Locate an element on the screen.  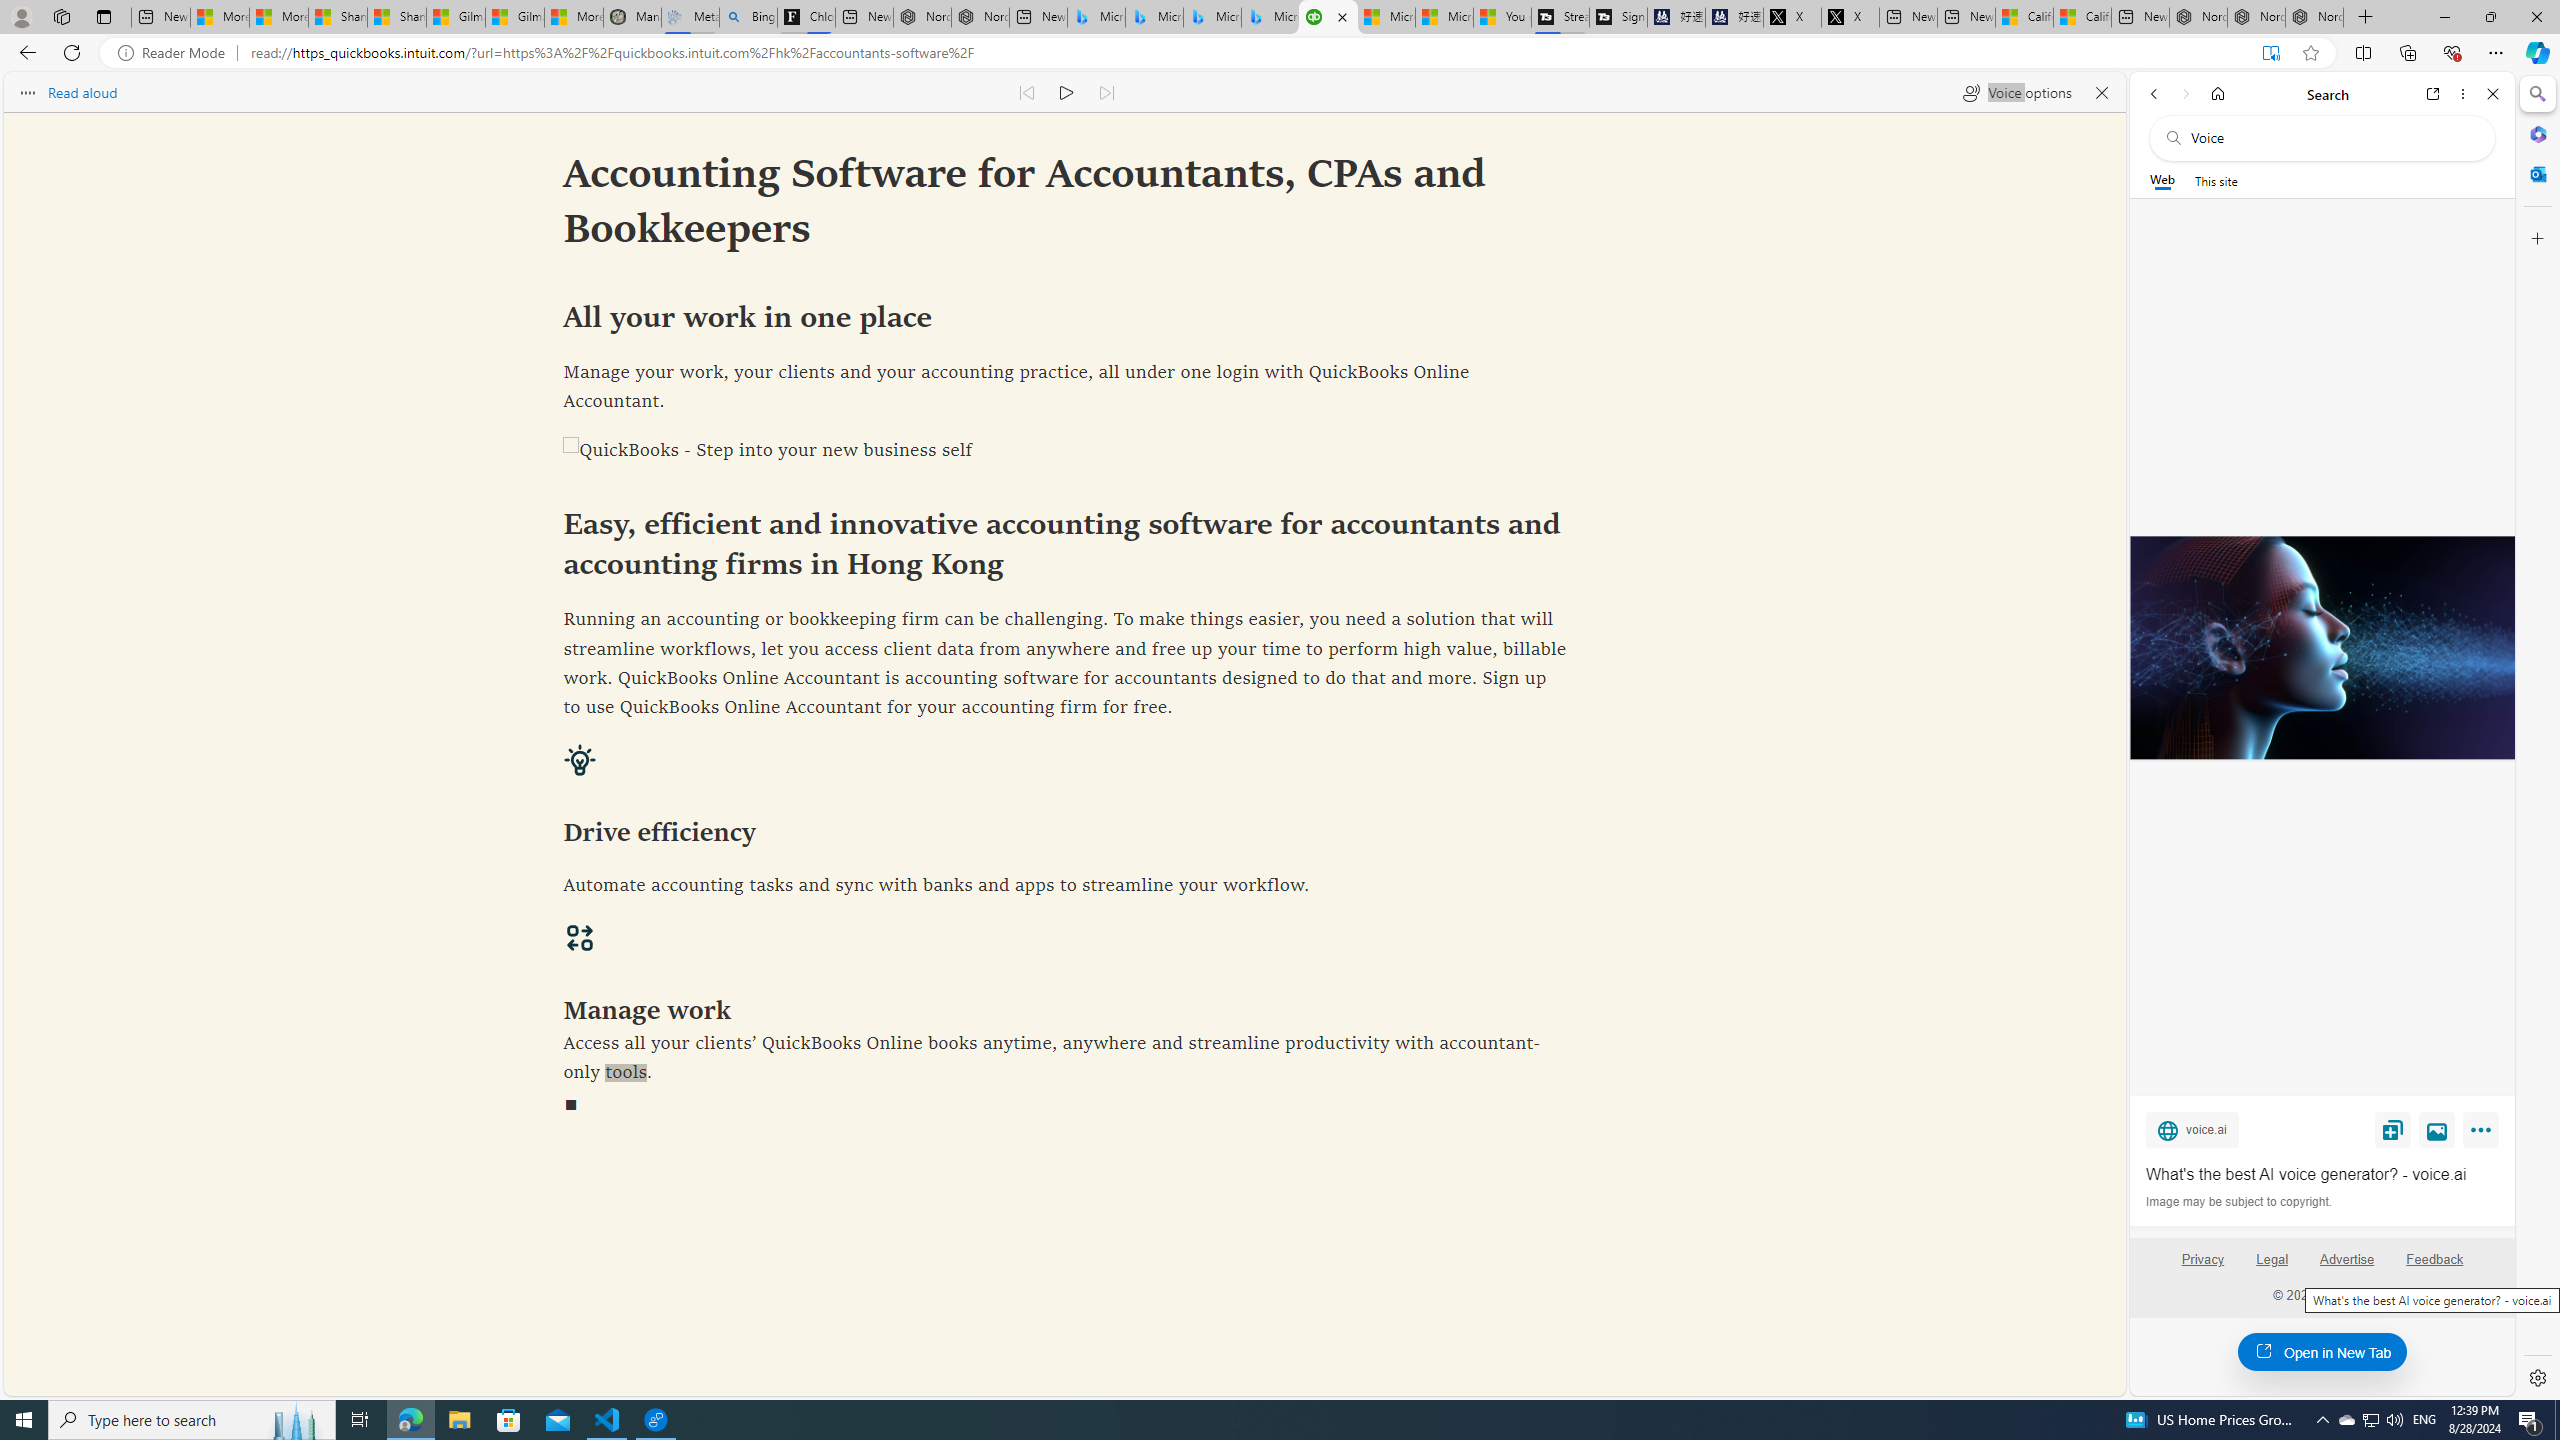
'Image may be subject to copyright.' is located at coordinates (2237, 1200).